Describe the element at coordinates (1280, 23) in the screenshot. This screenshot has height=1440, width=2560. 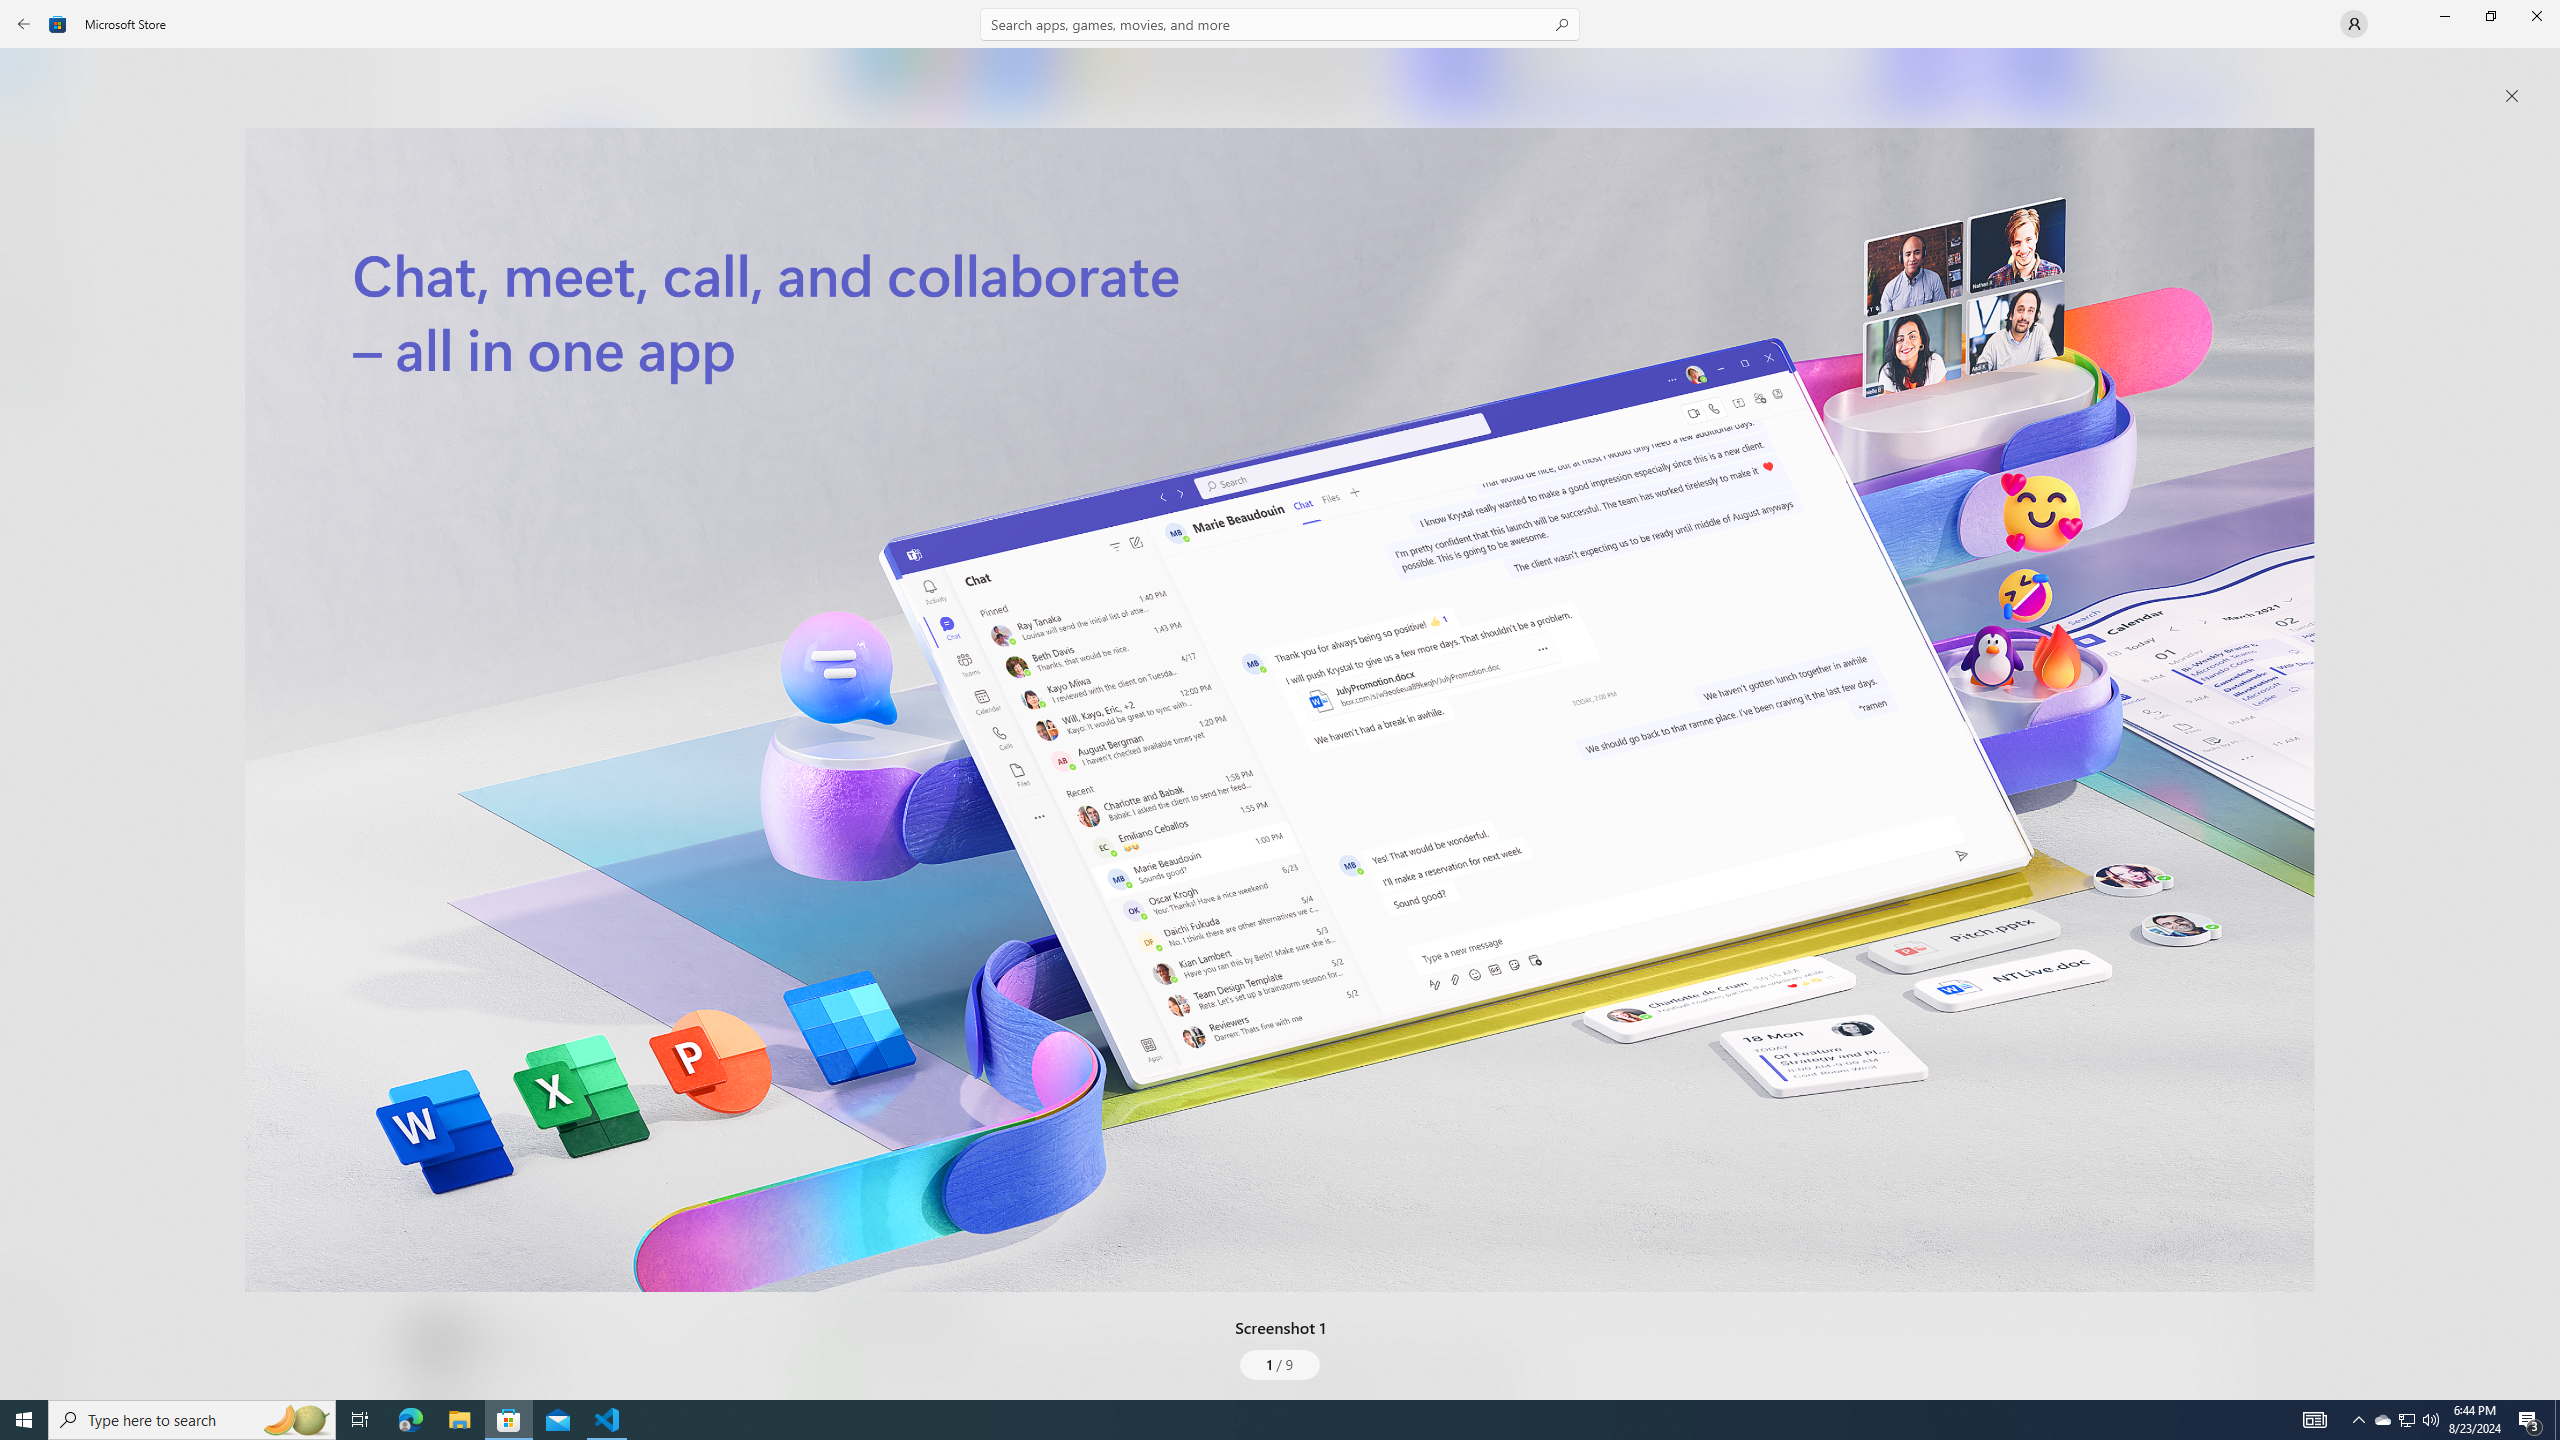
I see `'Search'` at that location.